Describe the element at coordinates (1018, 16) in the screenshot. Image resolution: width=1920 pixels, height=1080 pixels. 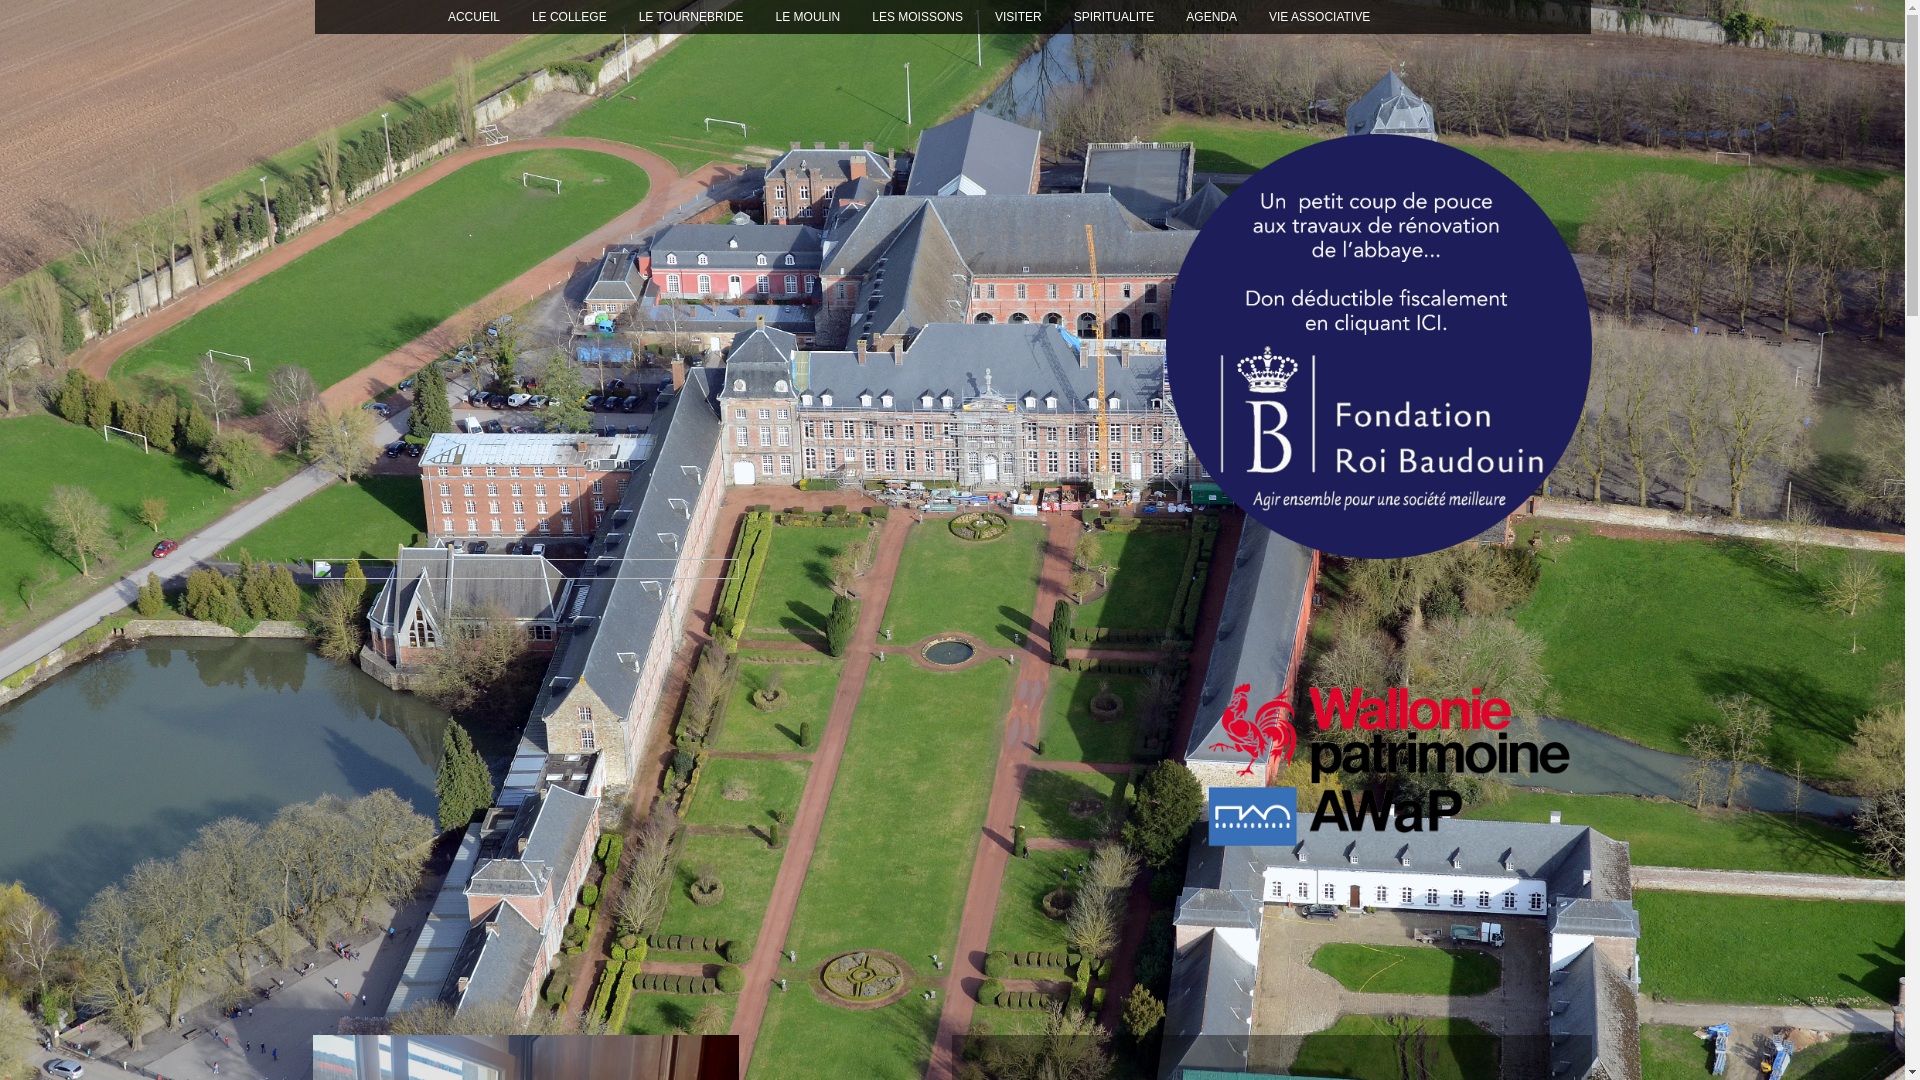
I see `'VISITER'` at that location.